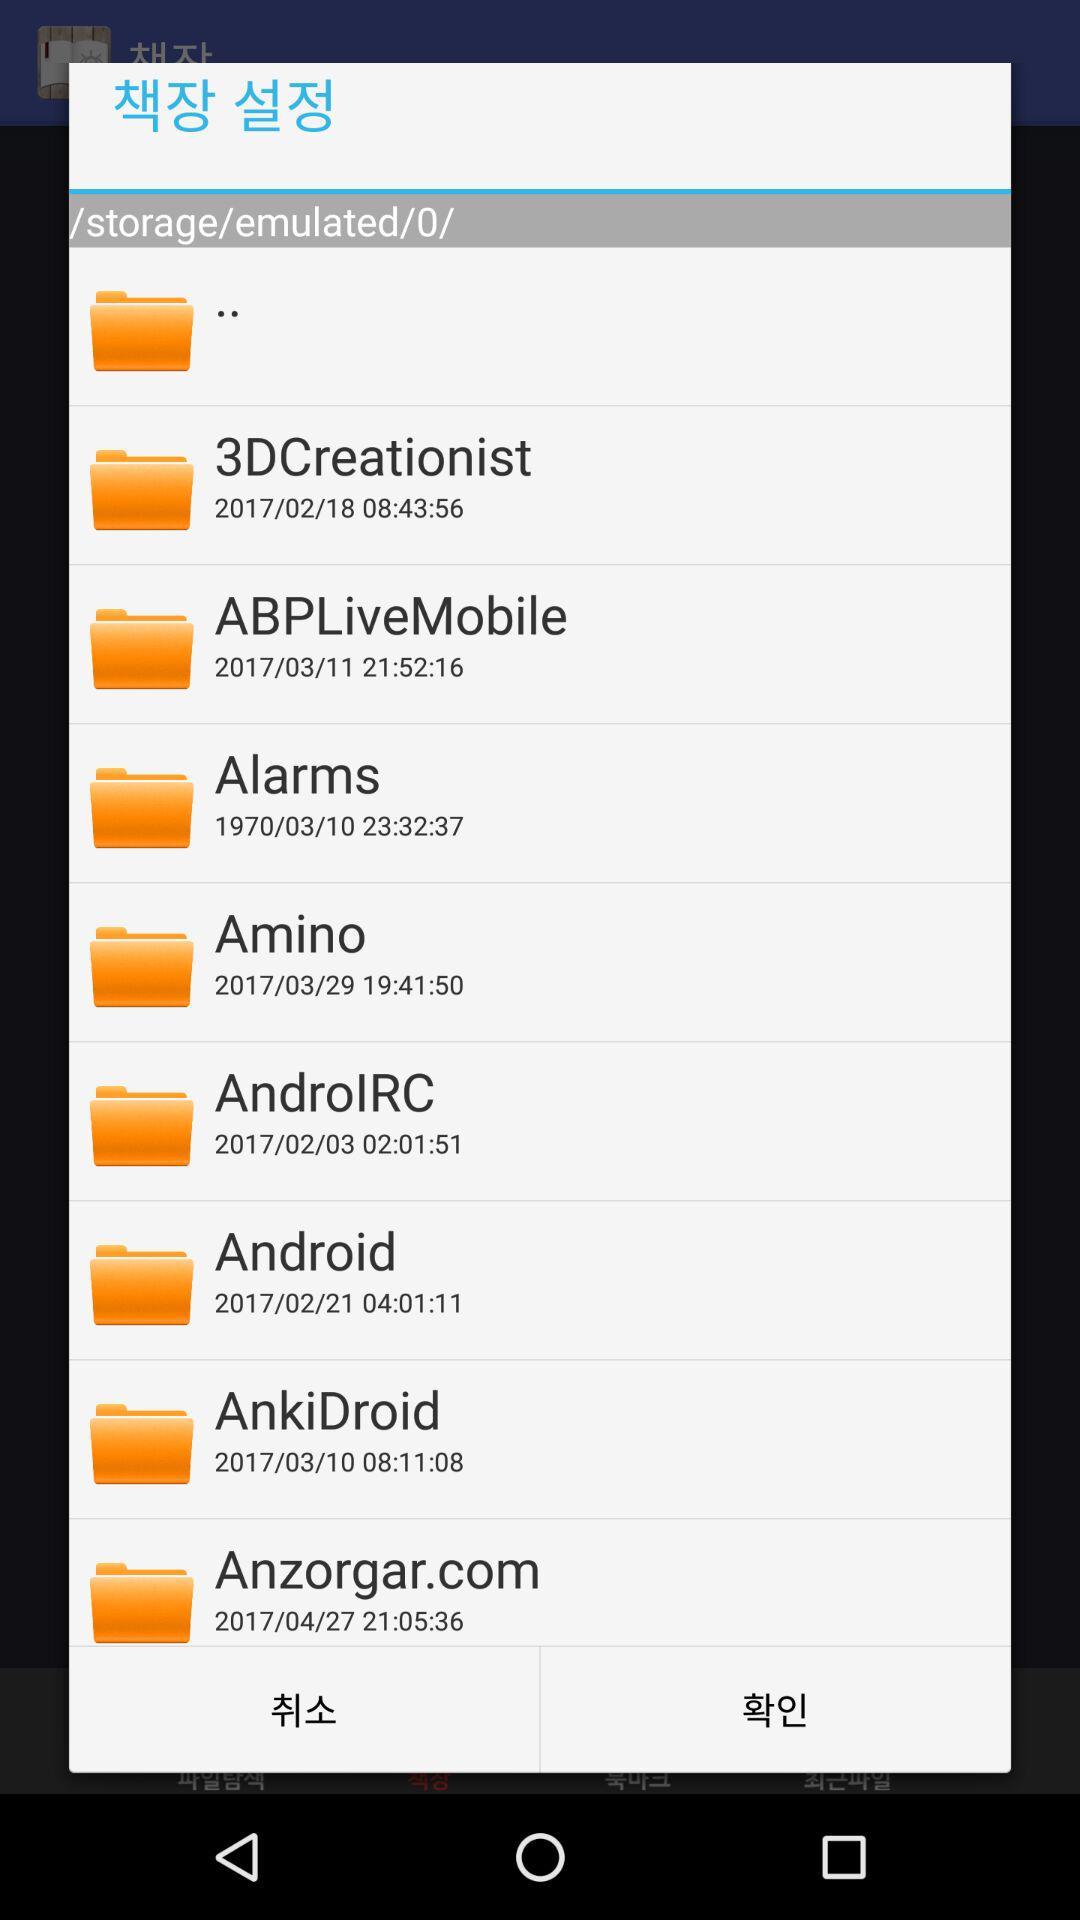 The width and height of the screenshot is (1080, 1920). I want to click on the app below 2017 02 18 item, so click(598, 612).